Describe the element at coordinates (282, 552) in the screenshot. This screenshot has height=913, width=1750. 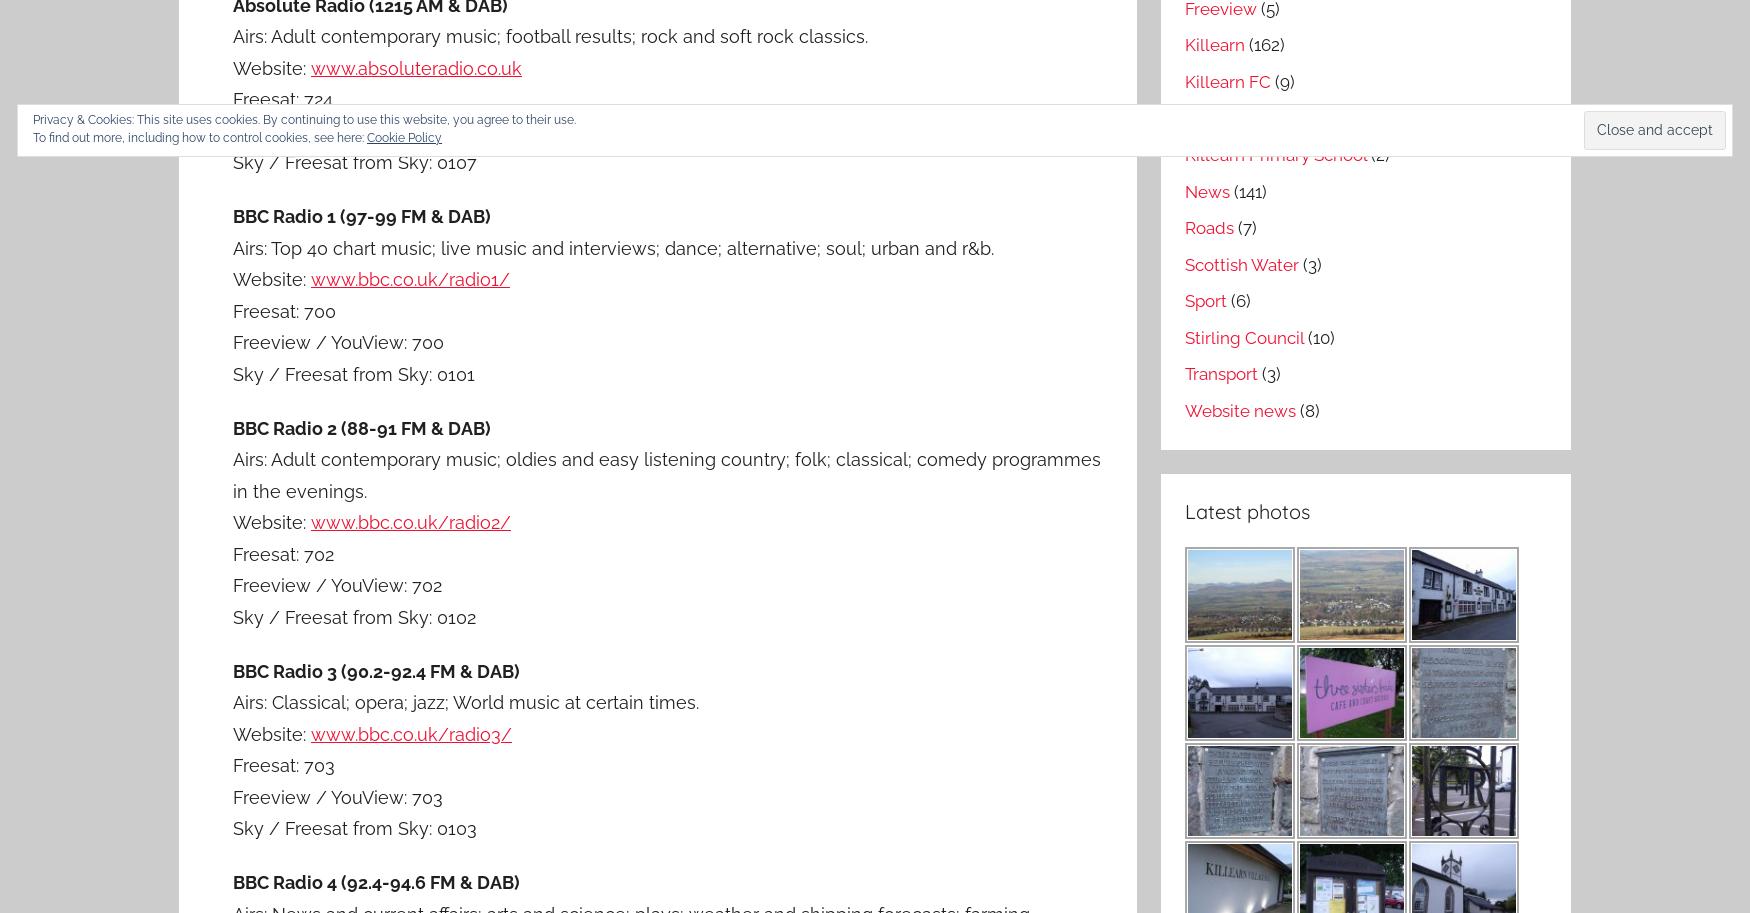
I see `'Freesat: 702'` at that location.